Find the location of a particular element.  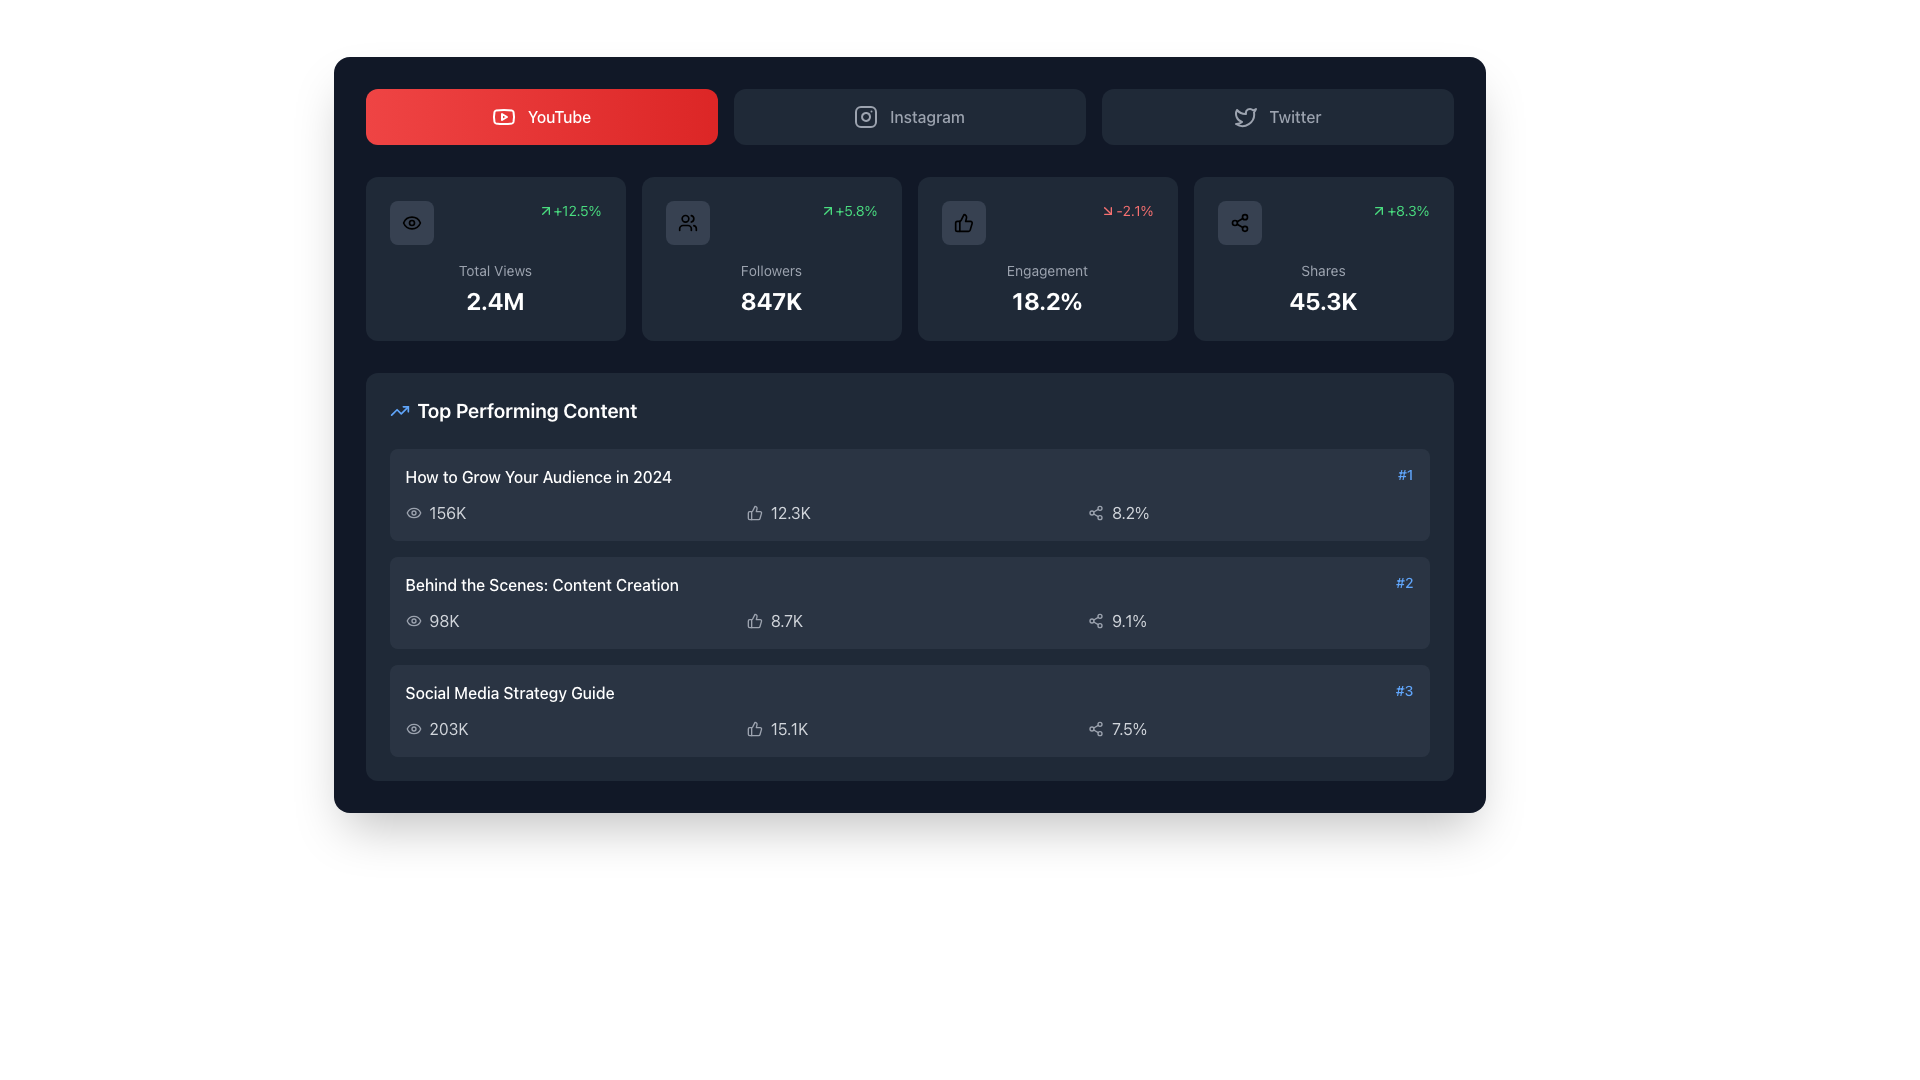

the informational text with an icon indicating the percentage increase in followers, located in the middle row of the interface near the top right corner of the 'Followers' section is located at coordinates (848, 211).